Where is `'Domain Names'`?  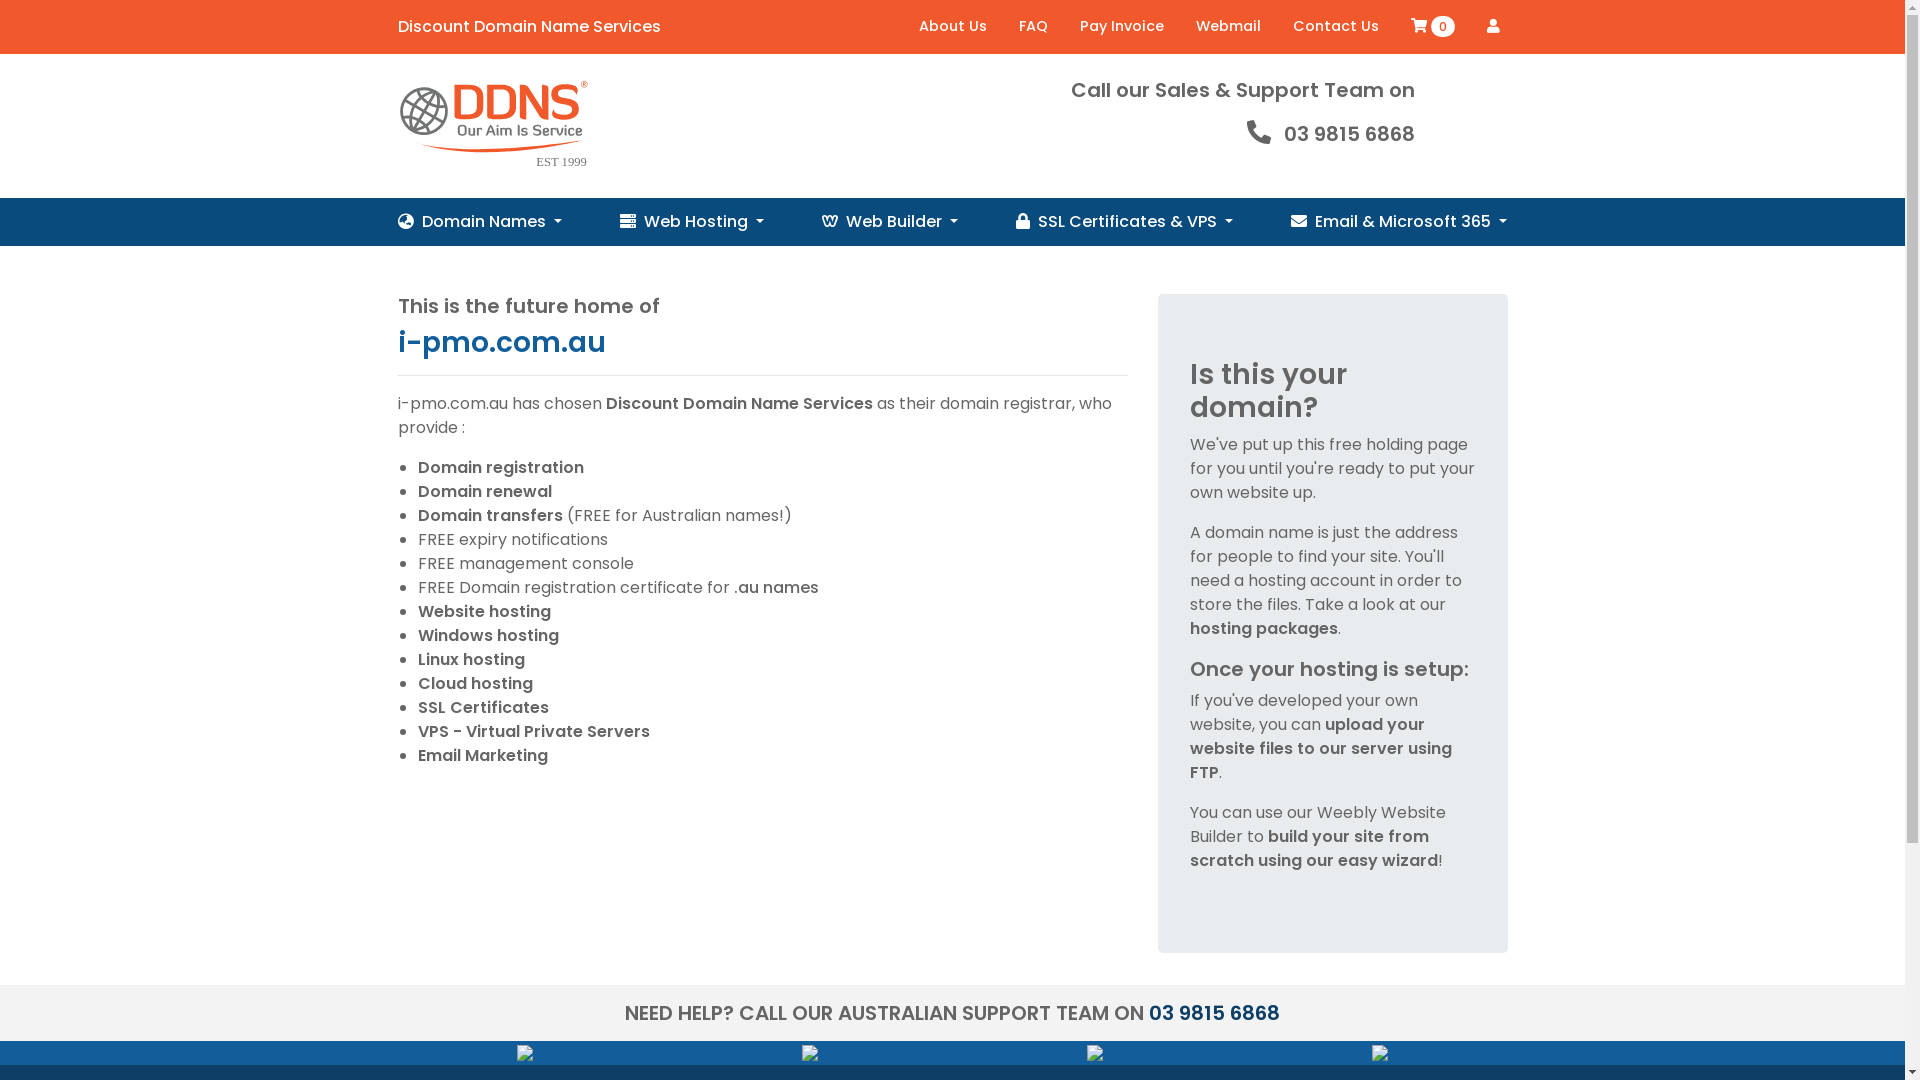
'Domain Names' is located at coordinates (480, 222).